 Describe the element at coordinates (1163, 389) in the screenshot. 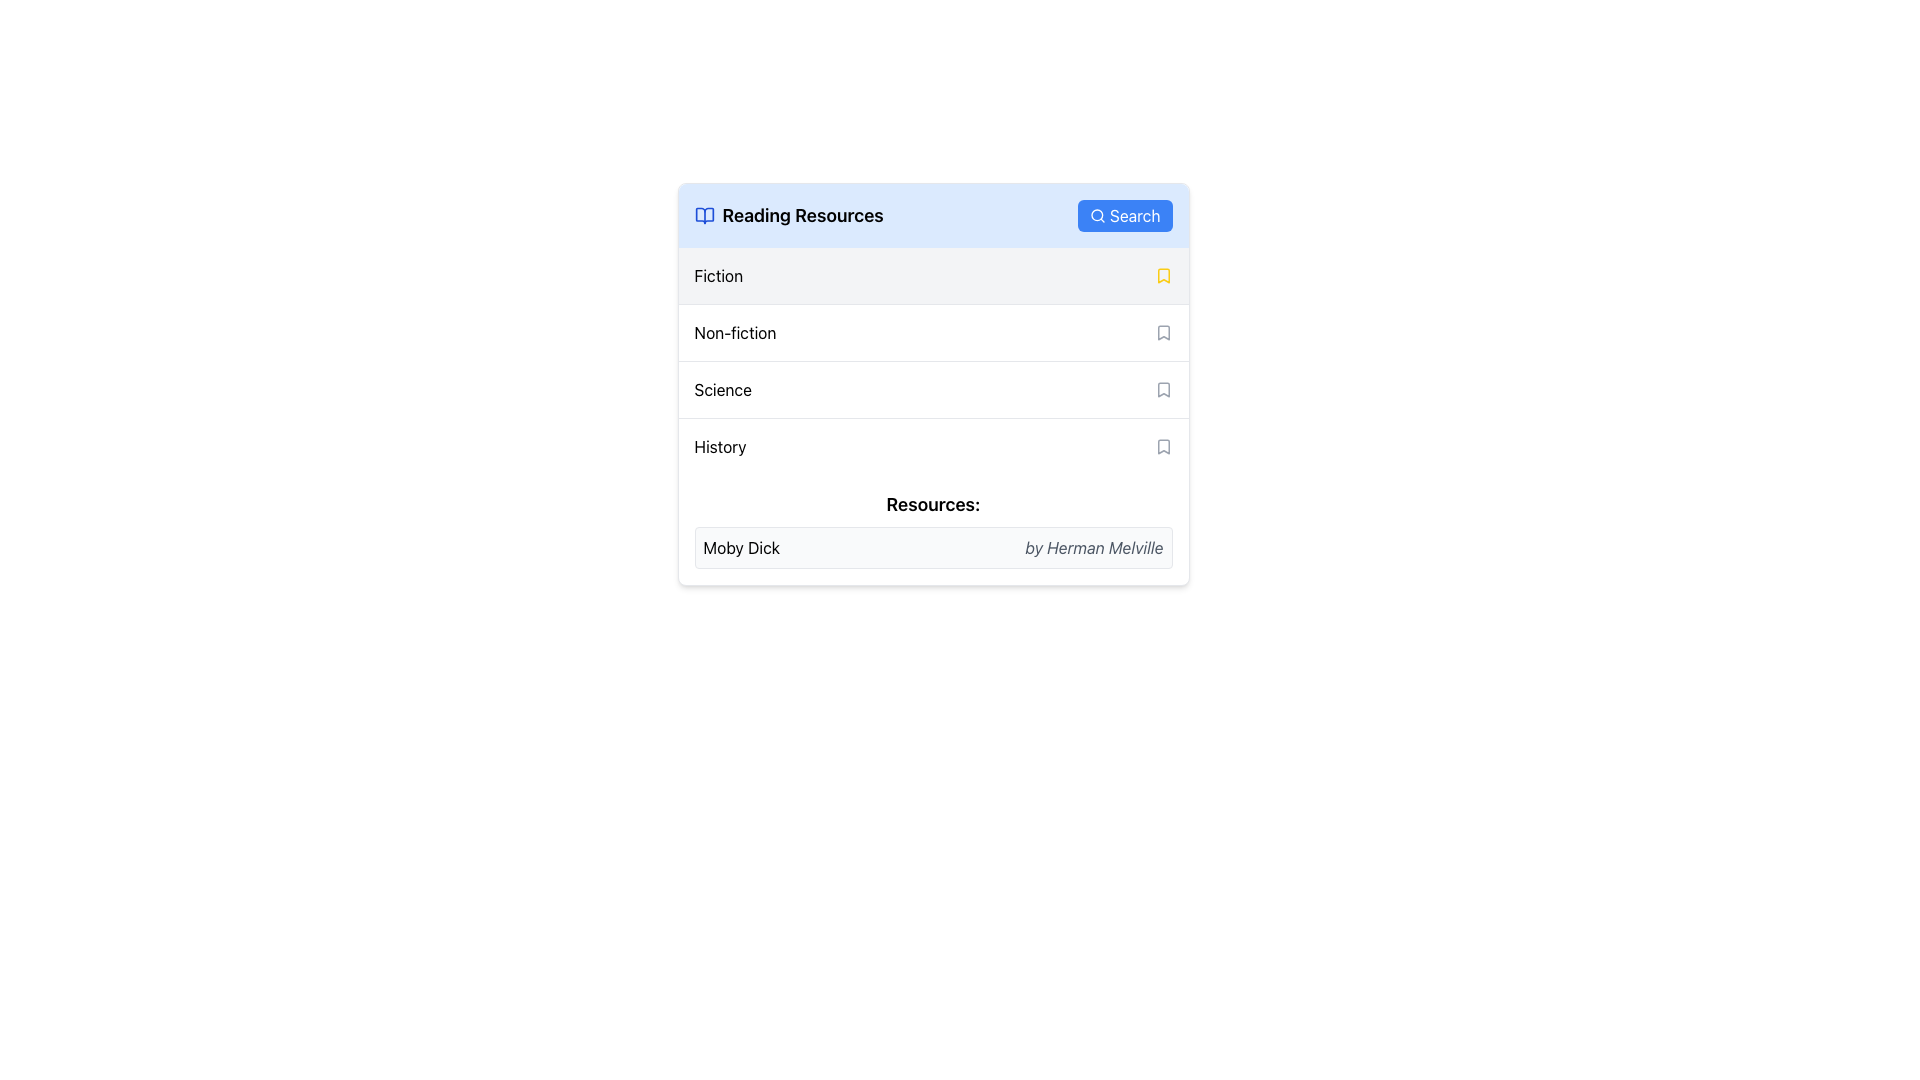

I see `the non-interactive SVG bookmark icon located on the far right side of the 'Science' row in the list of categorized topics` at that location.